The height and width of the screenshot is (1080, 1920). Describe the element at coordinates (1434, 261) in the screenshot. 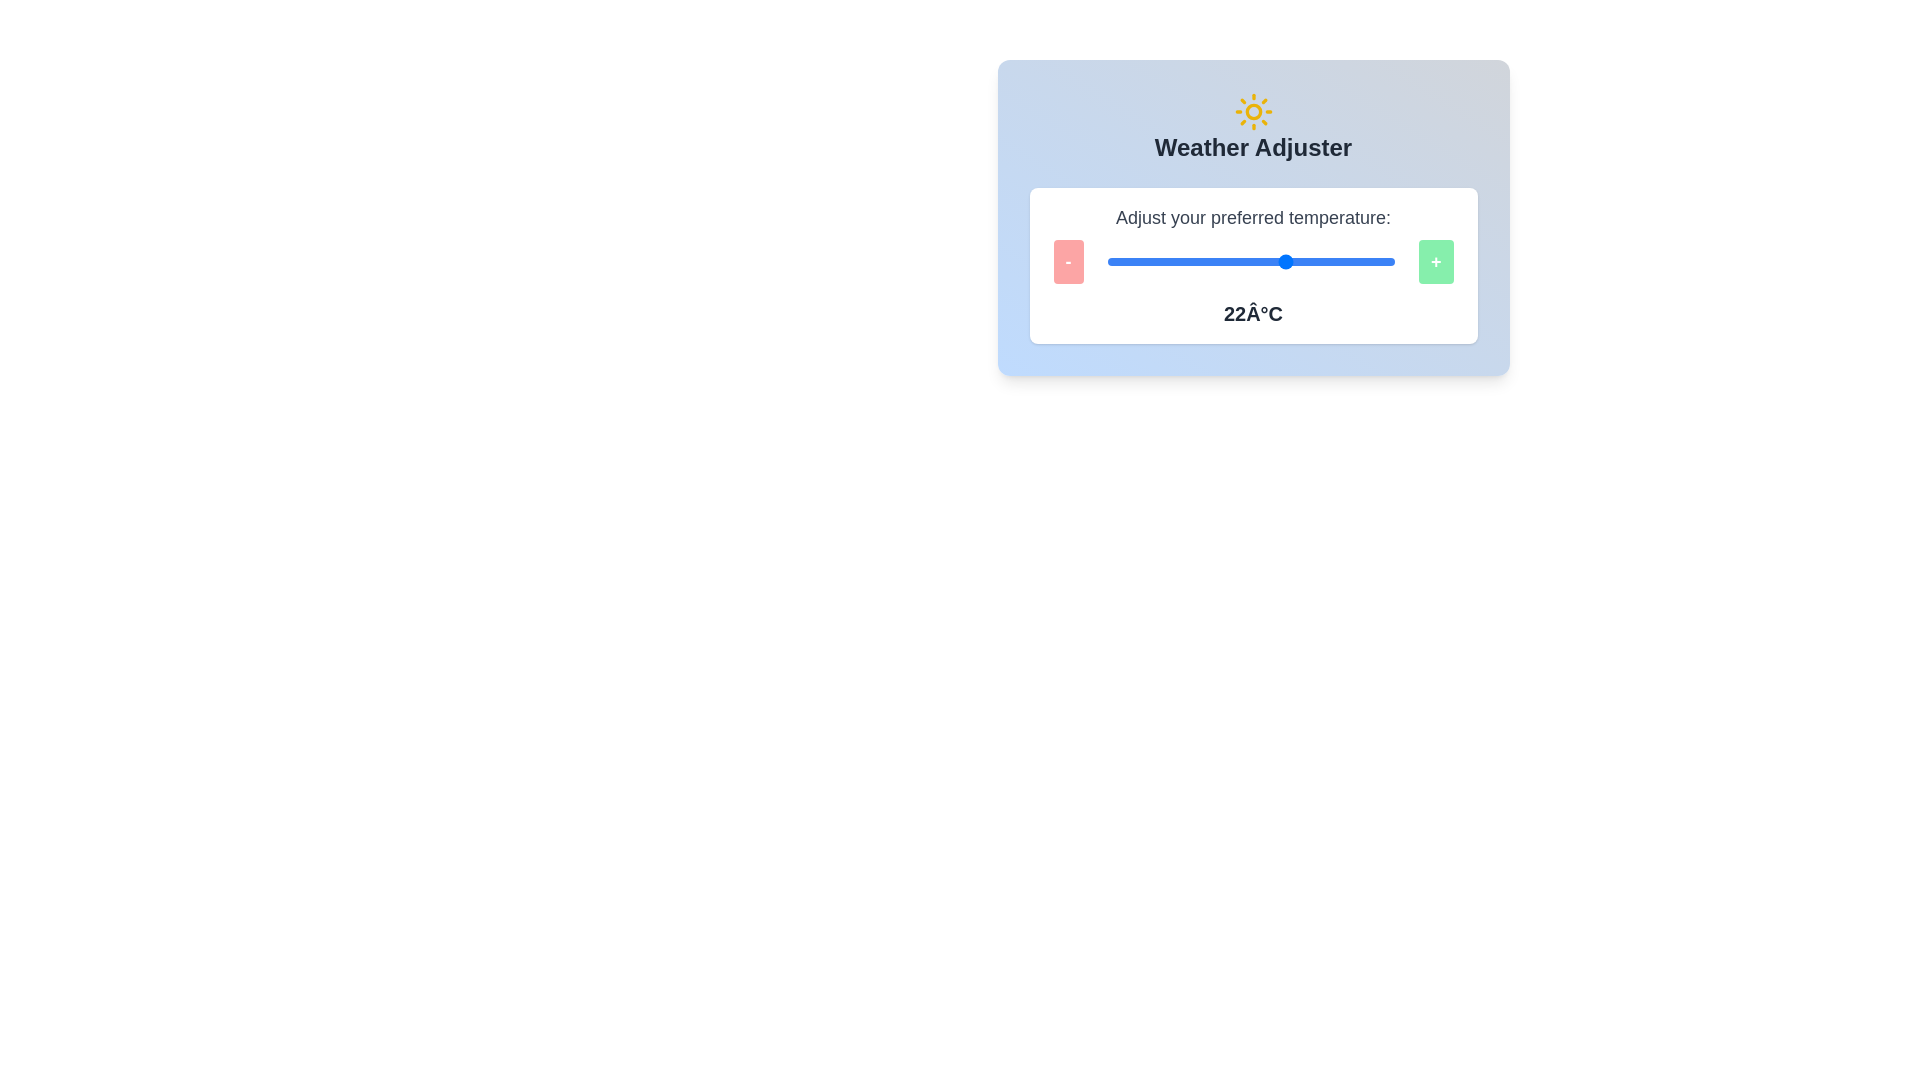

I see `increment button to raise the temperature` at that location.